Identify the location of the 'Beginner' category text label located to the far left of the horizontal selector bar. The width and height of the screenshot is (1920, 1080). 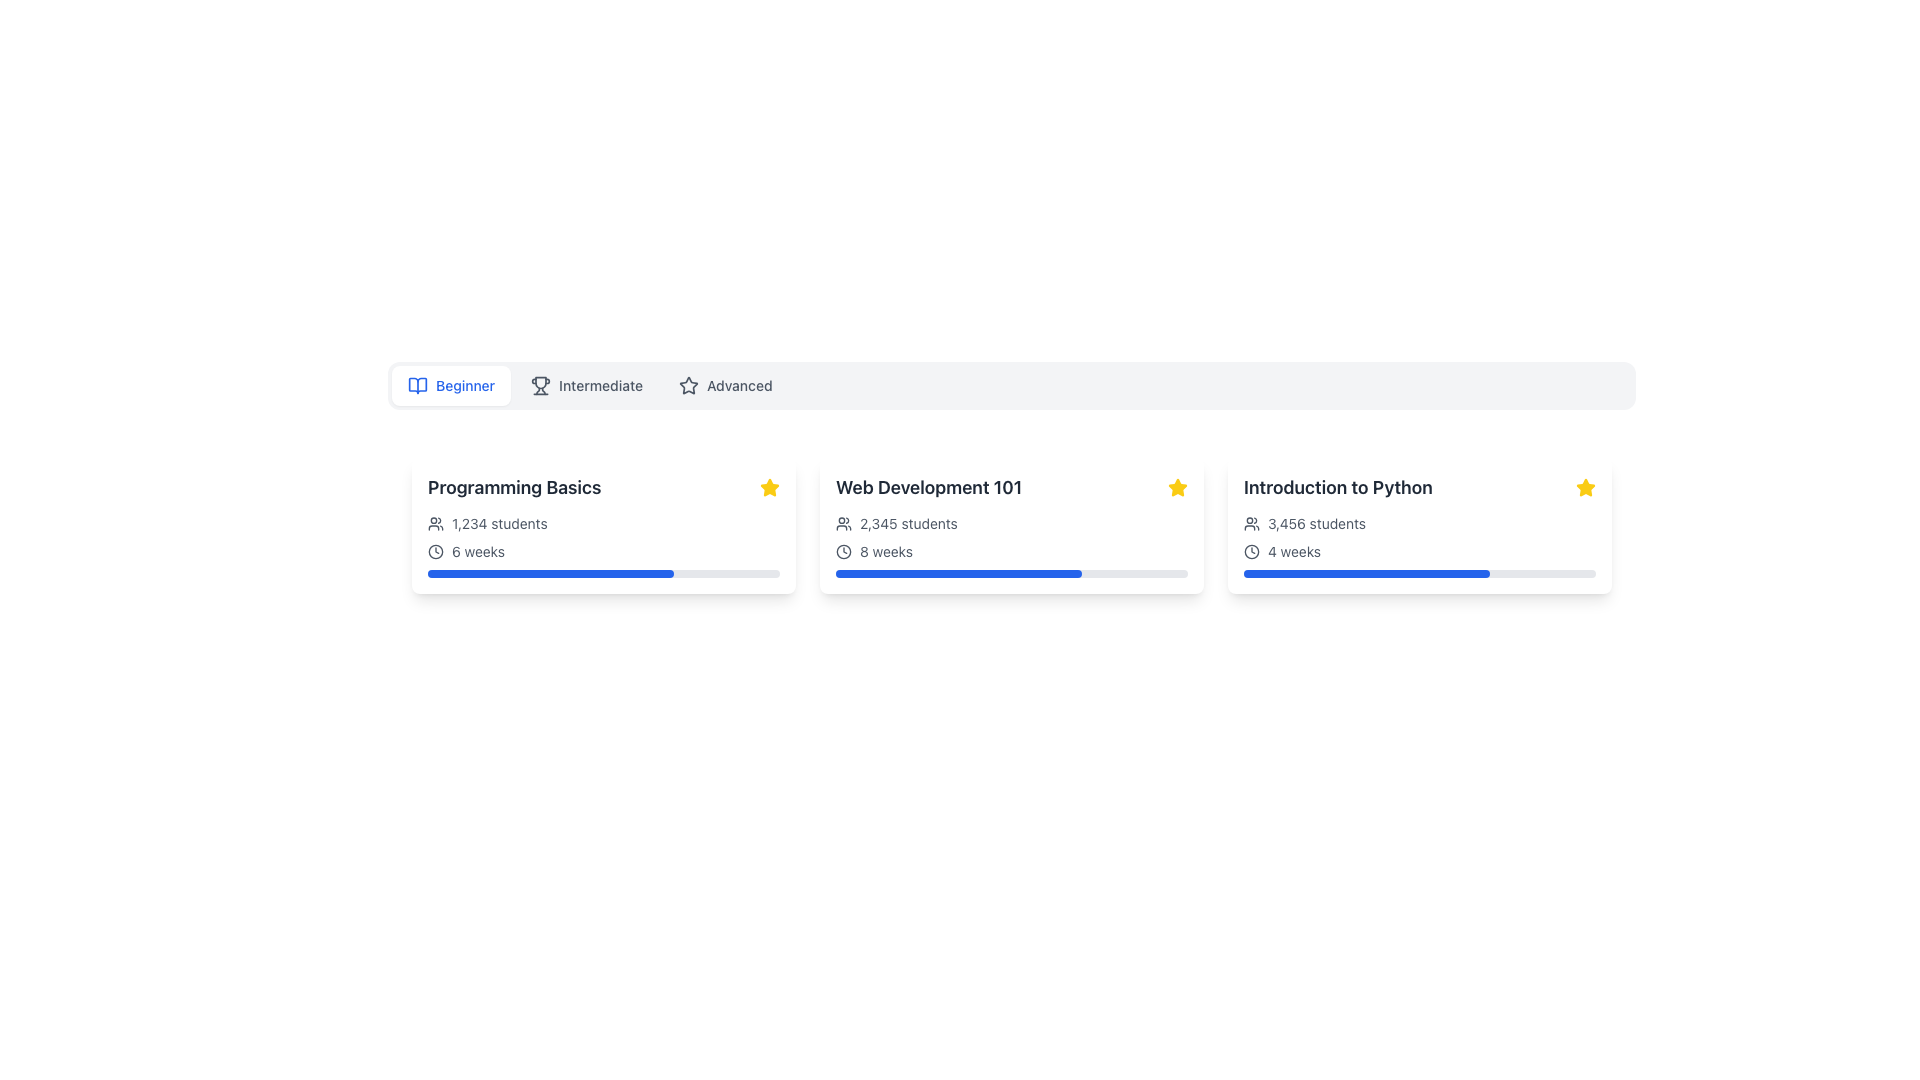
(464, 385).